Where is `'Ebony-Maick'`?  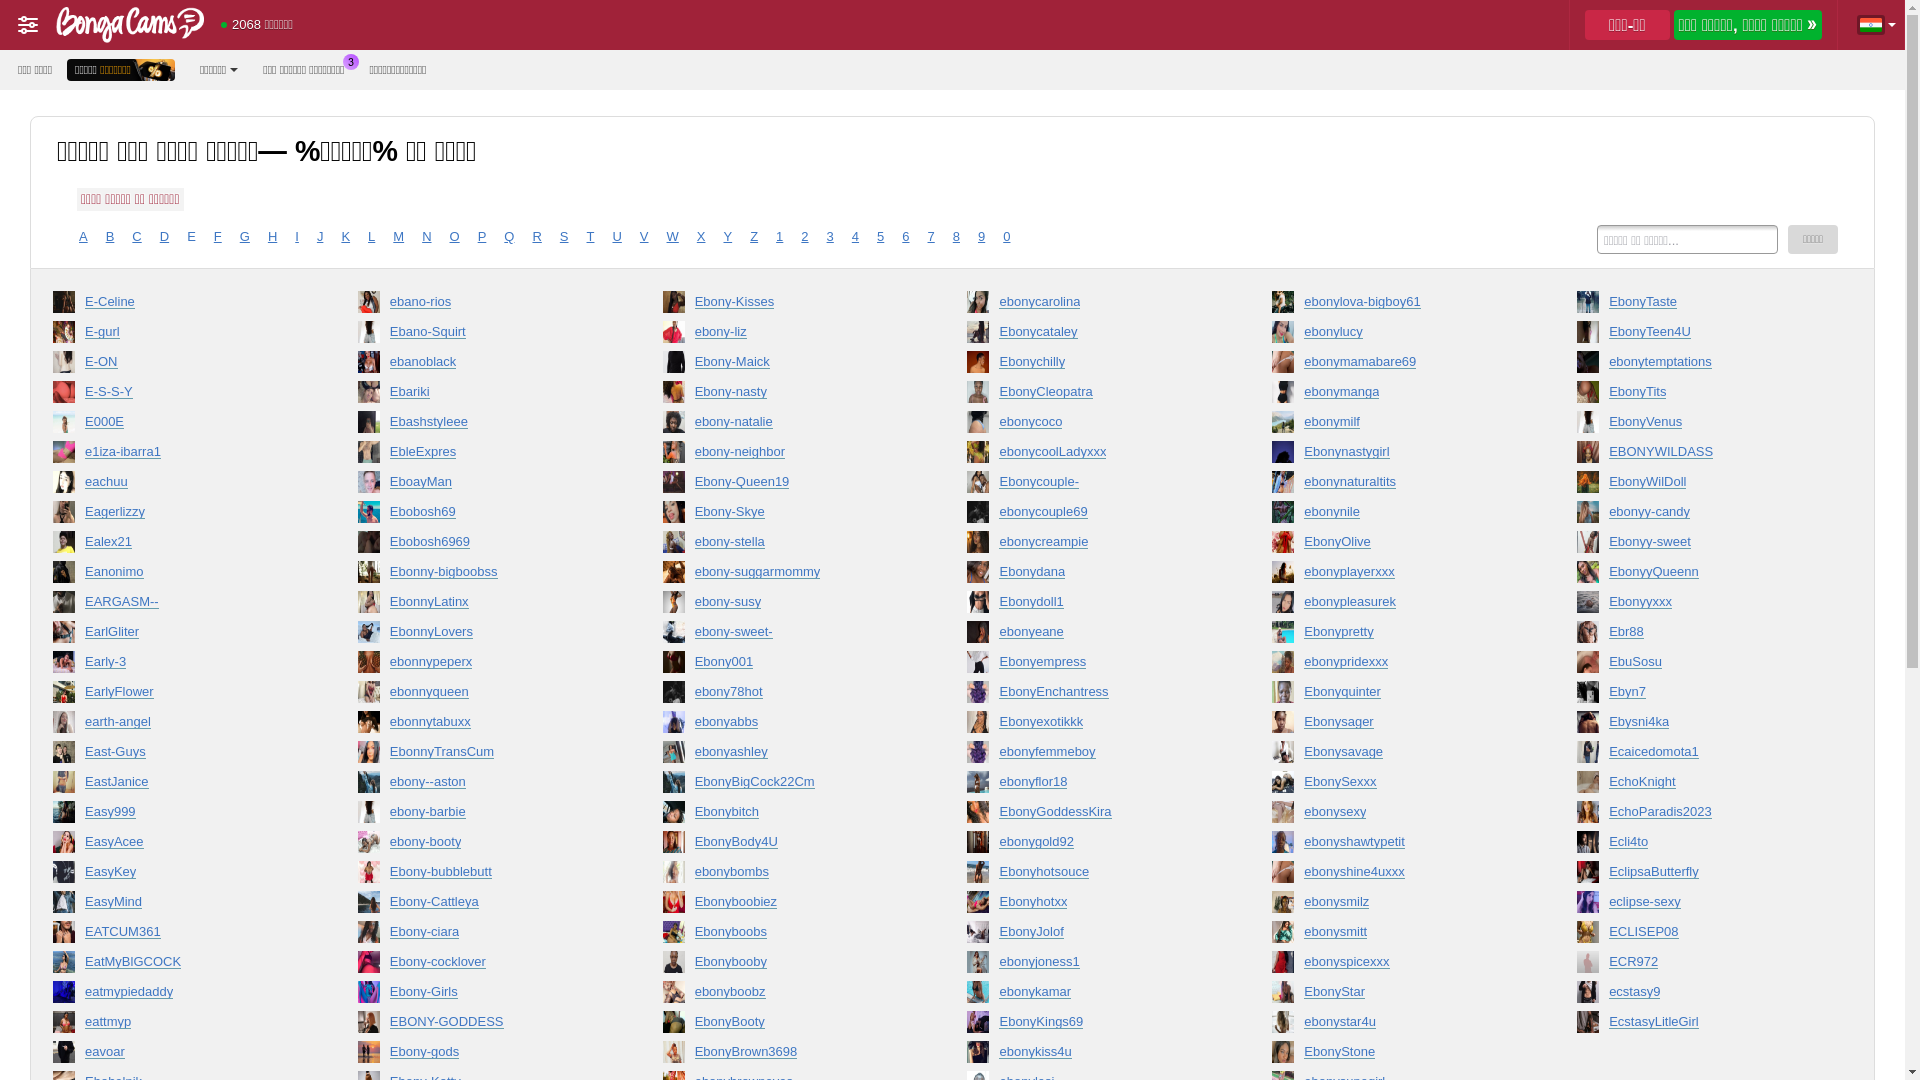
'Ebony-Maick' is located at coordinates (786, 366).